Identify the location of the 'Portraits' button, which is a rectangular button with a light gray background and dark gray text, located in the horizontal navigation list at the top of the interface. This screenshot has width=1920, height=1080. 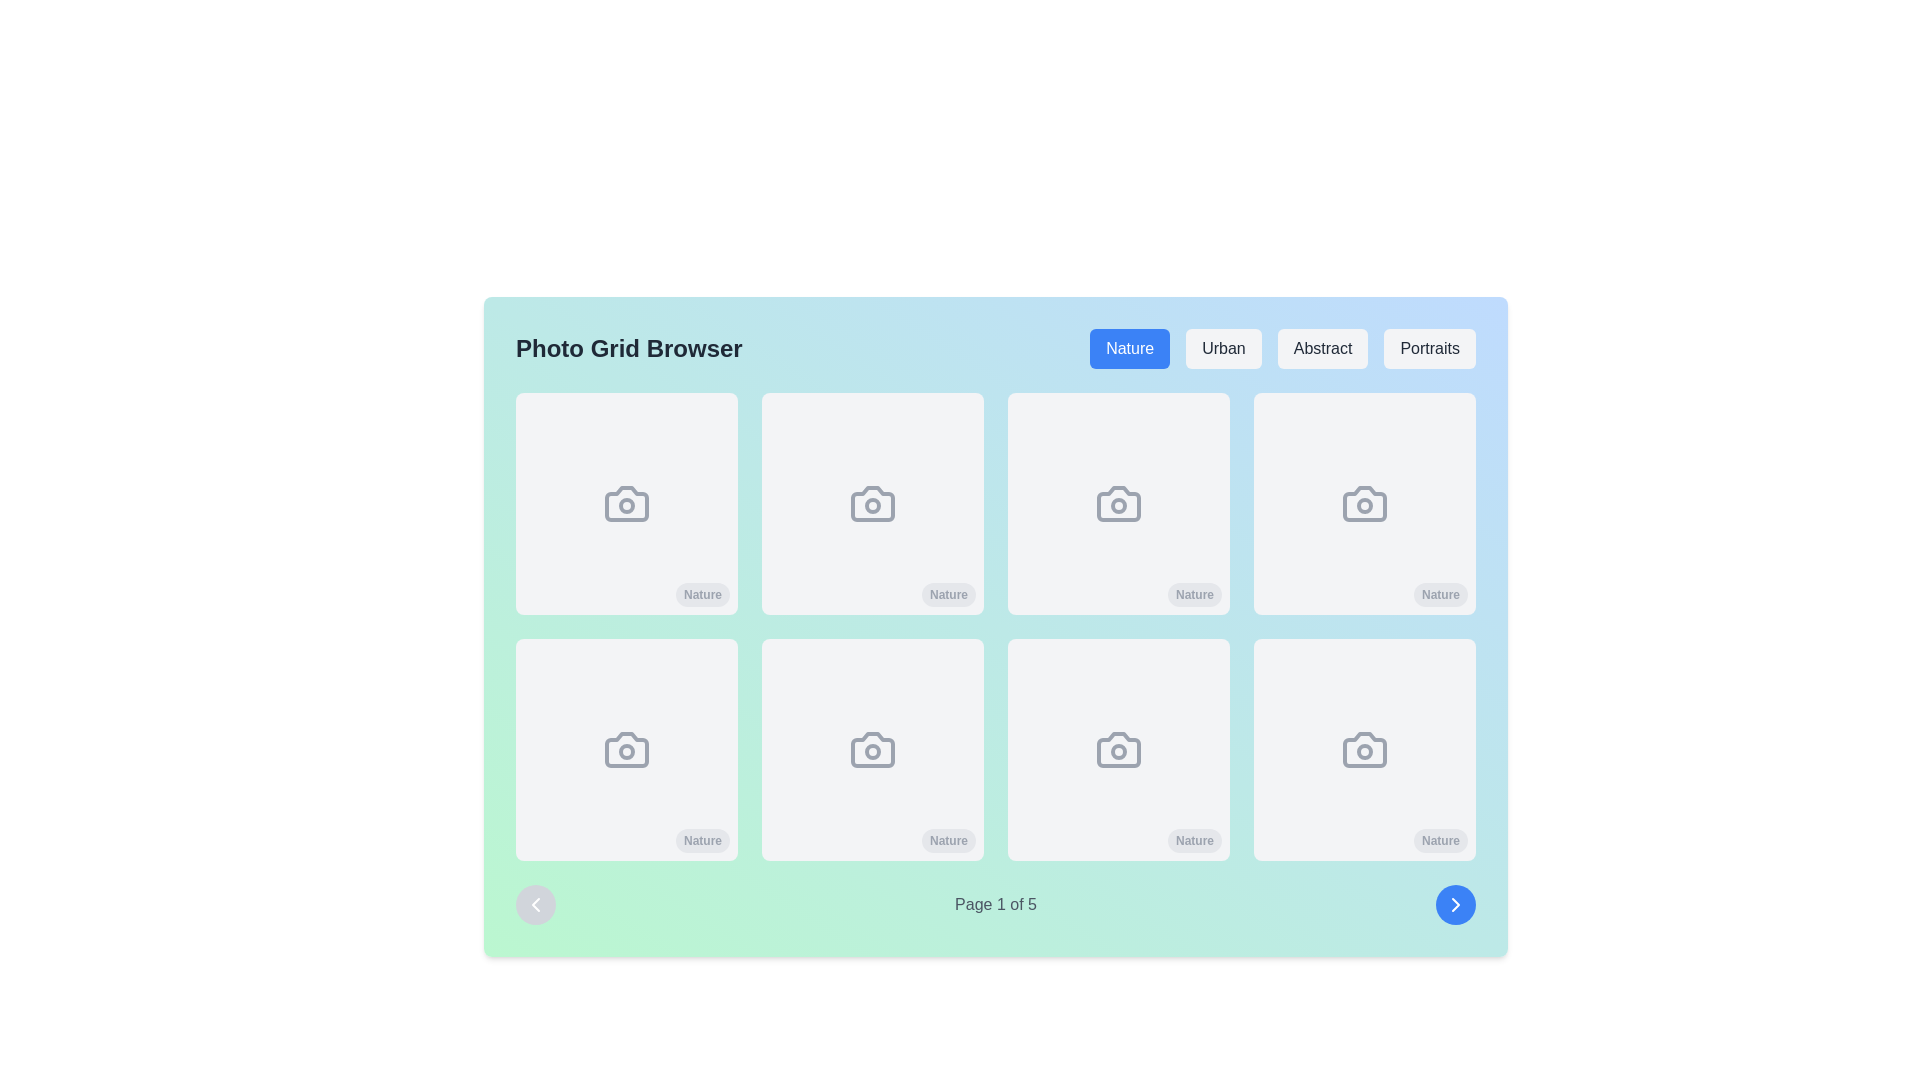
(1429, 347).